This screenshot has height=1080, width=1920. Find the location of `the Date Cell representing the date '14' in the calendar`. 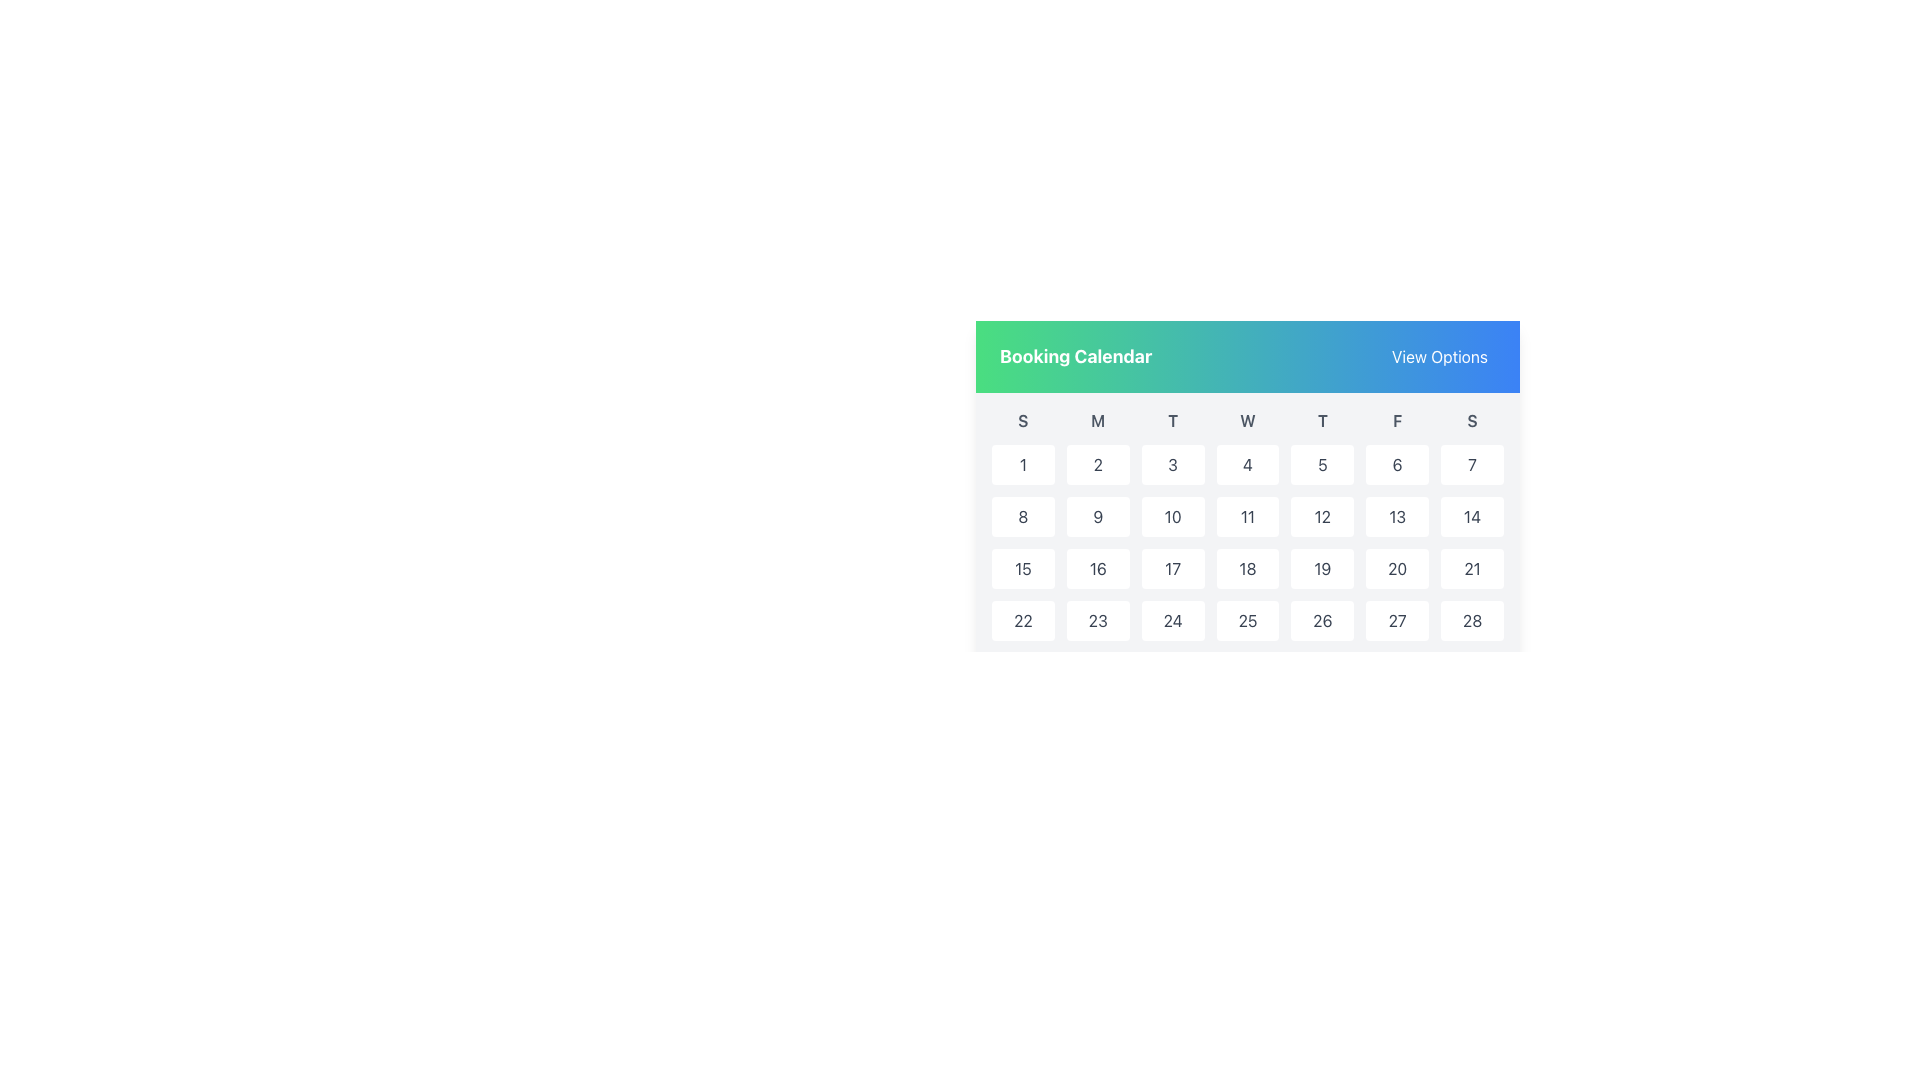

the Date Cell representing the date '14' in the calendar is located at coordinates (1472, 515).